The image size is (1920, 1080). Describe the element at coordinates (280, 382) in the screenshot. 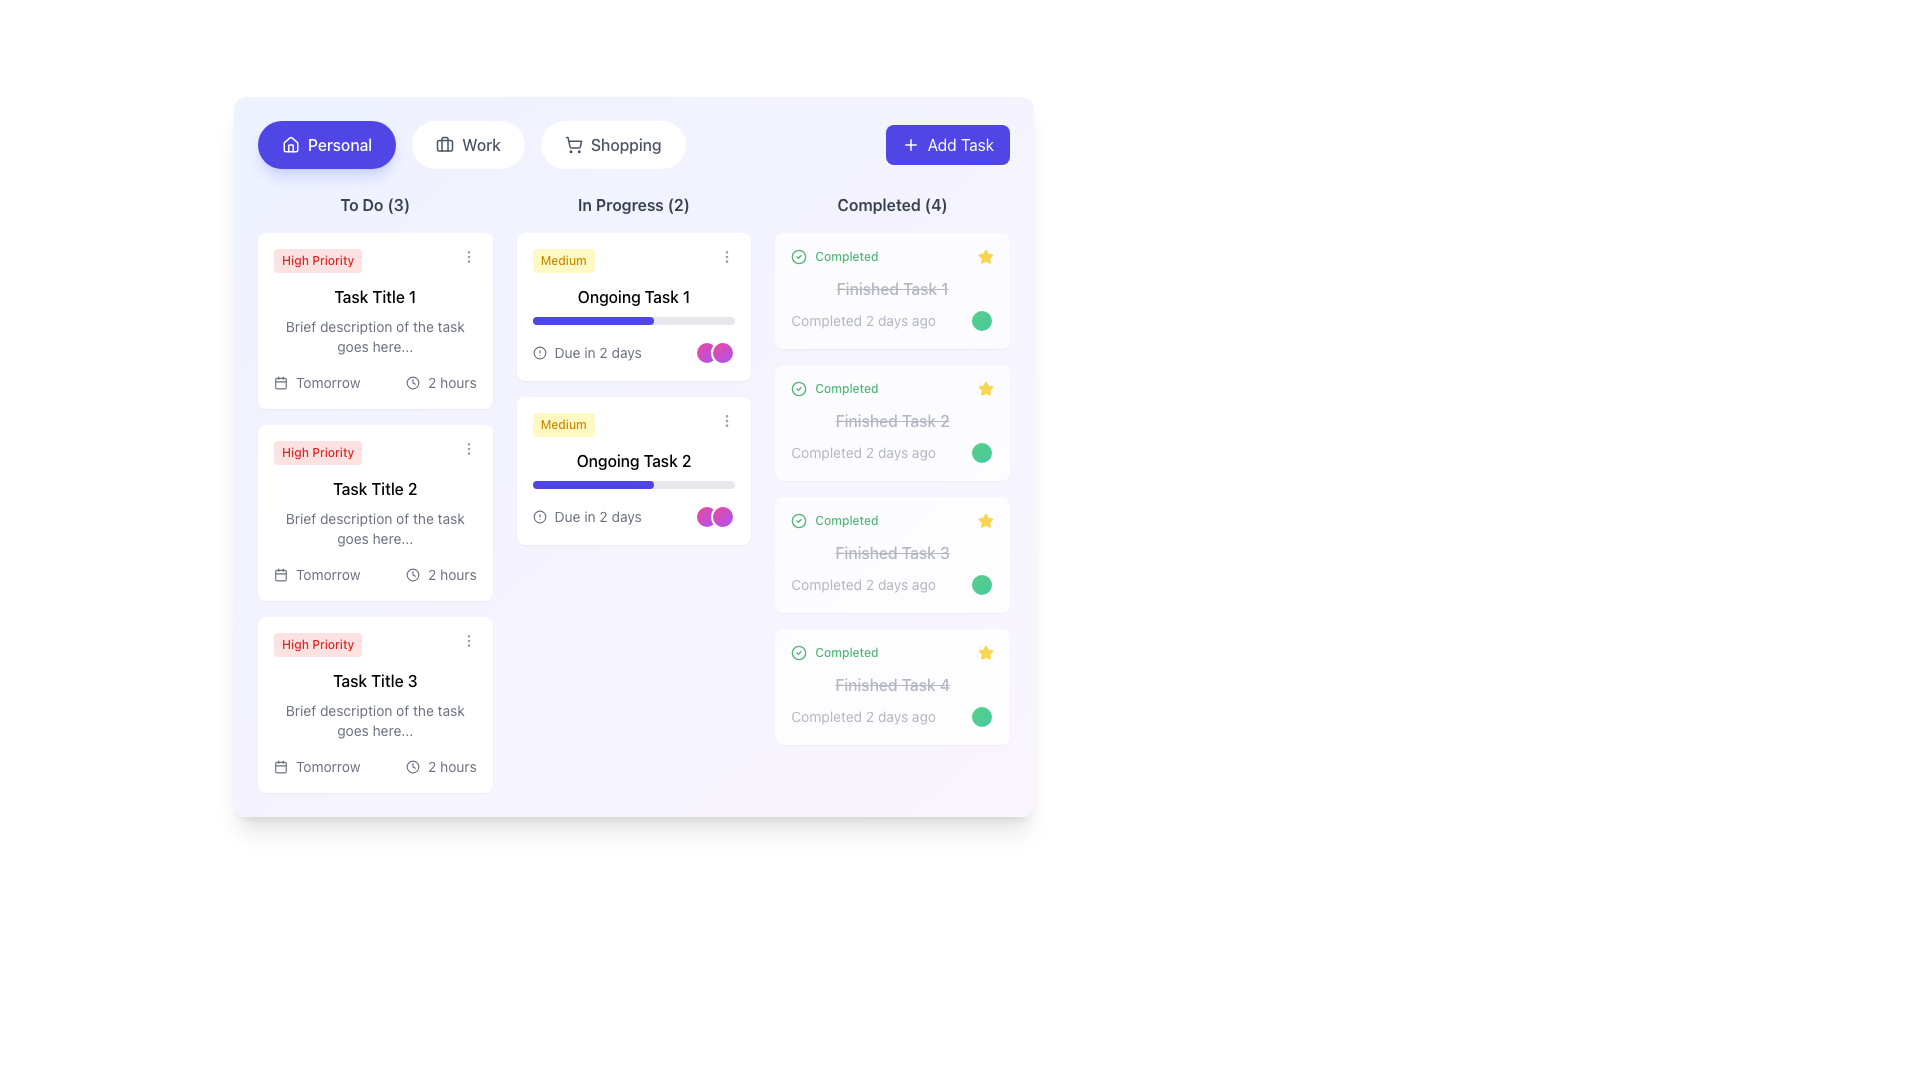

I see `the rounded rectangular graphic that forms part of the calendar icon located in the bottom-left corner of the task card titled 'Task Title 1' in the 'To Do' list column` at that location.